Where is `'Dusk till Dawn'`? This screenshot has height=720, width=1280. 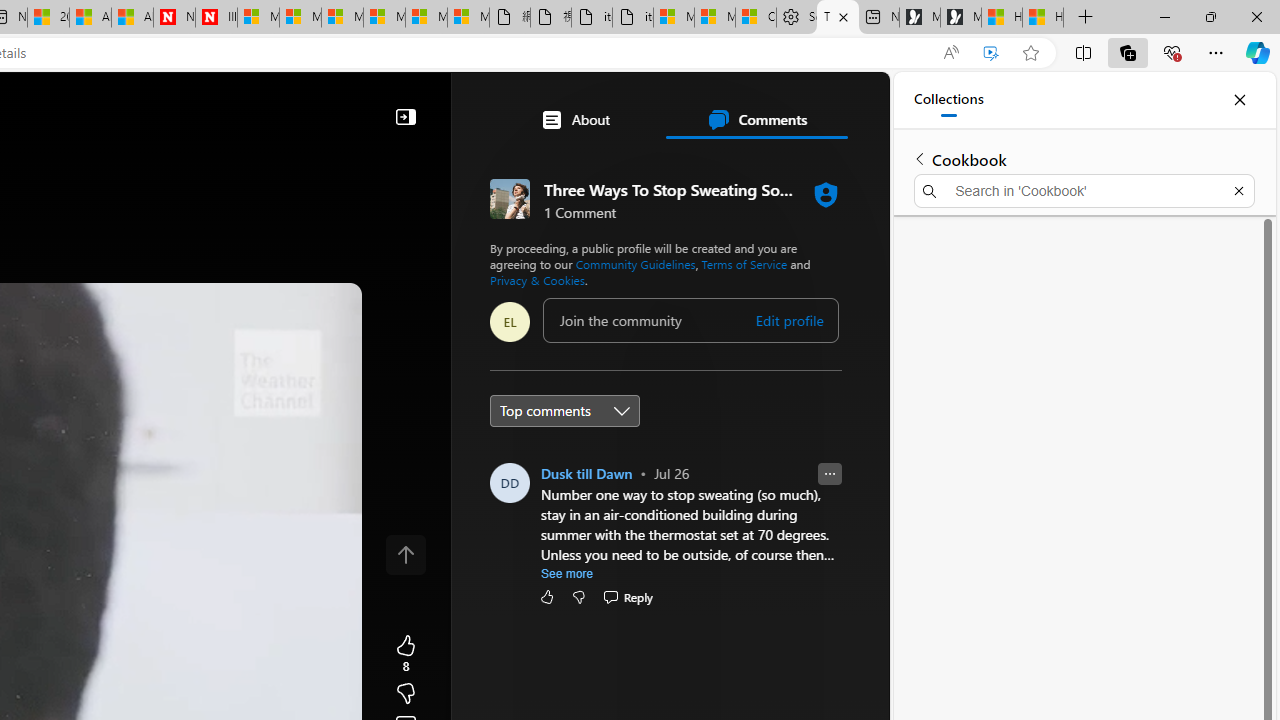
'Dusk till Dawn' is located at coordinates (586, 473).